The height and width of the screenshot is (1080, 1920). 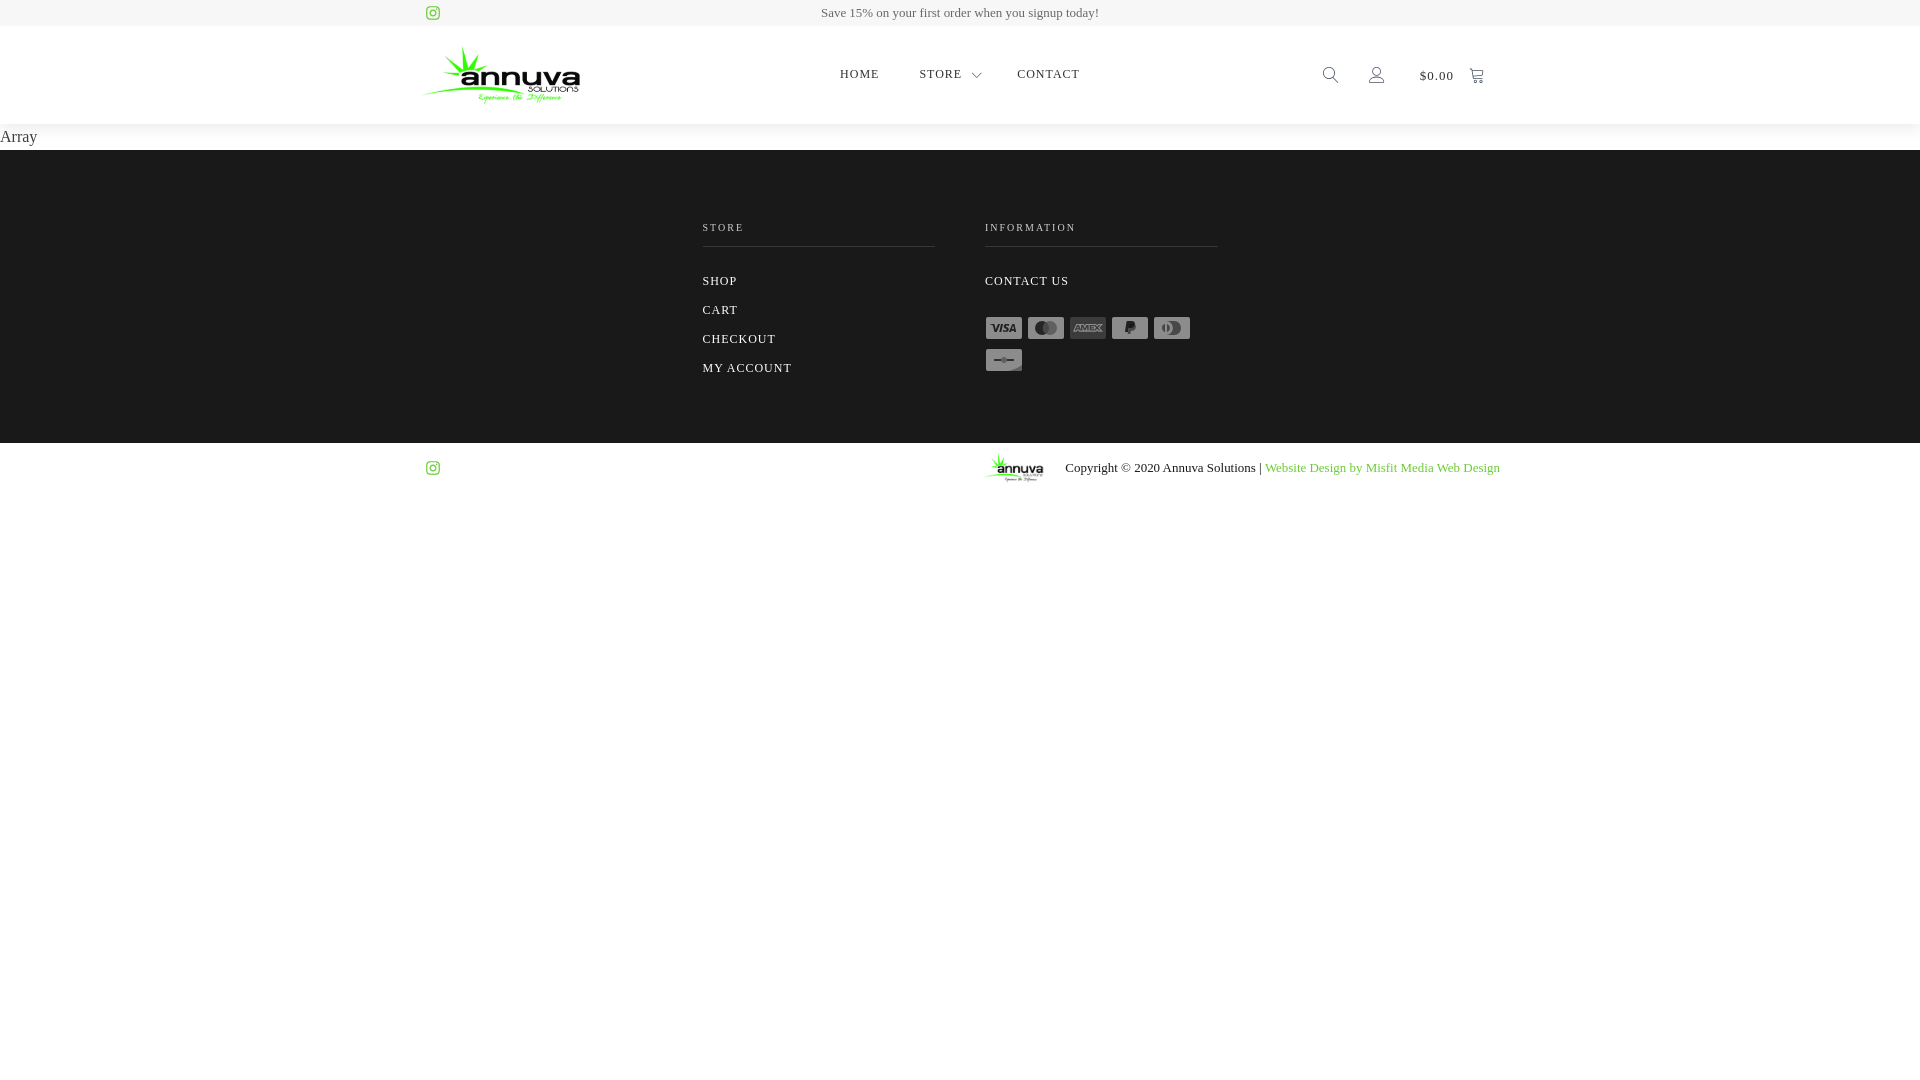 I want to click on 'CHECKOUT', so click(x=701, y=338).